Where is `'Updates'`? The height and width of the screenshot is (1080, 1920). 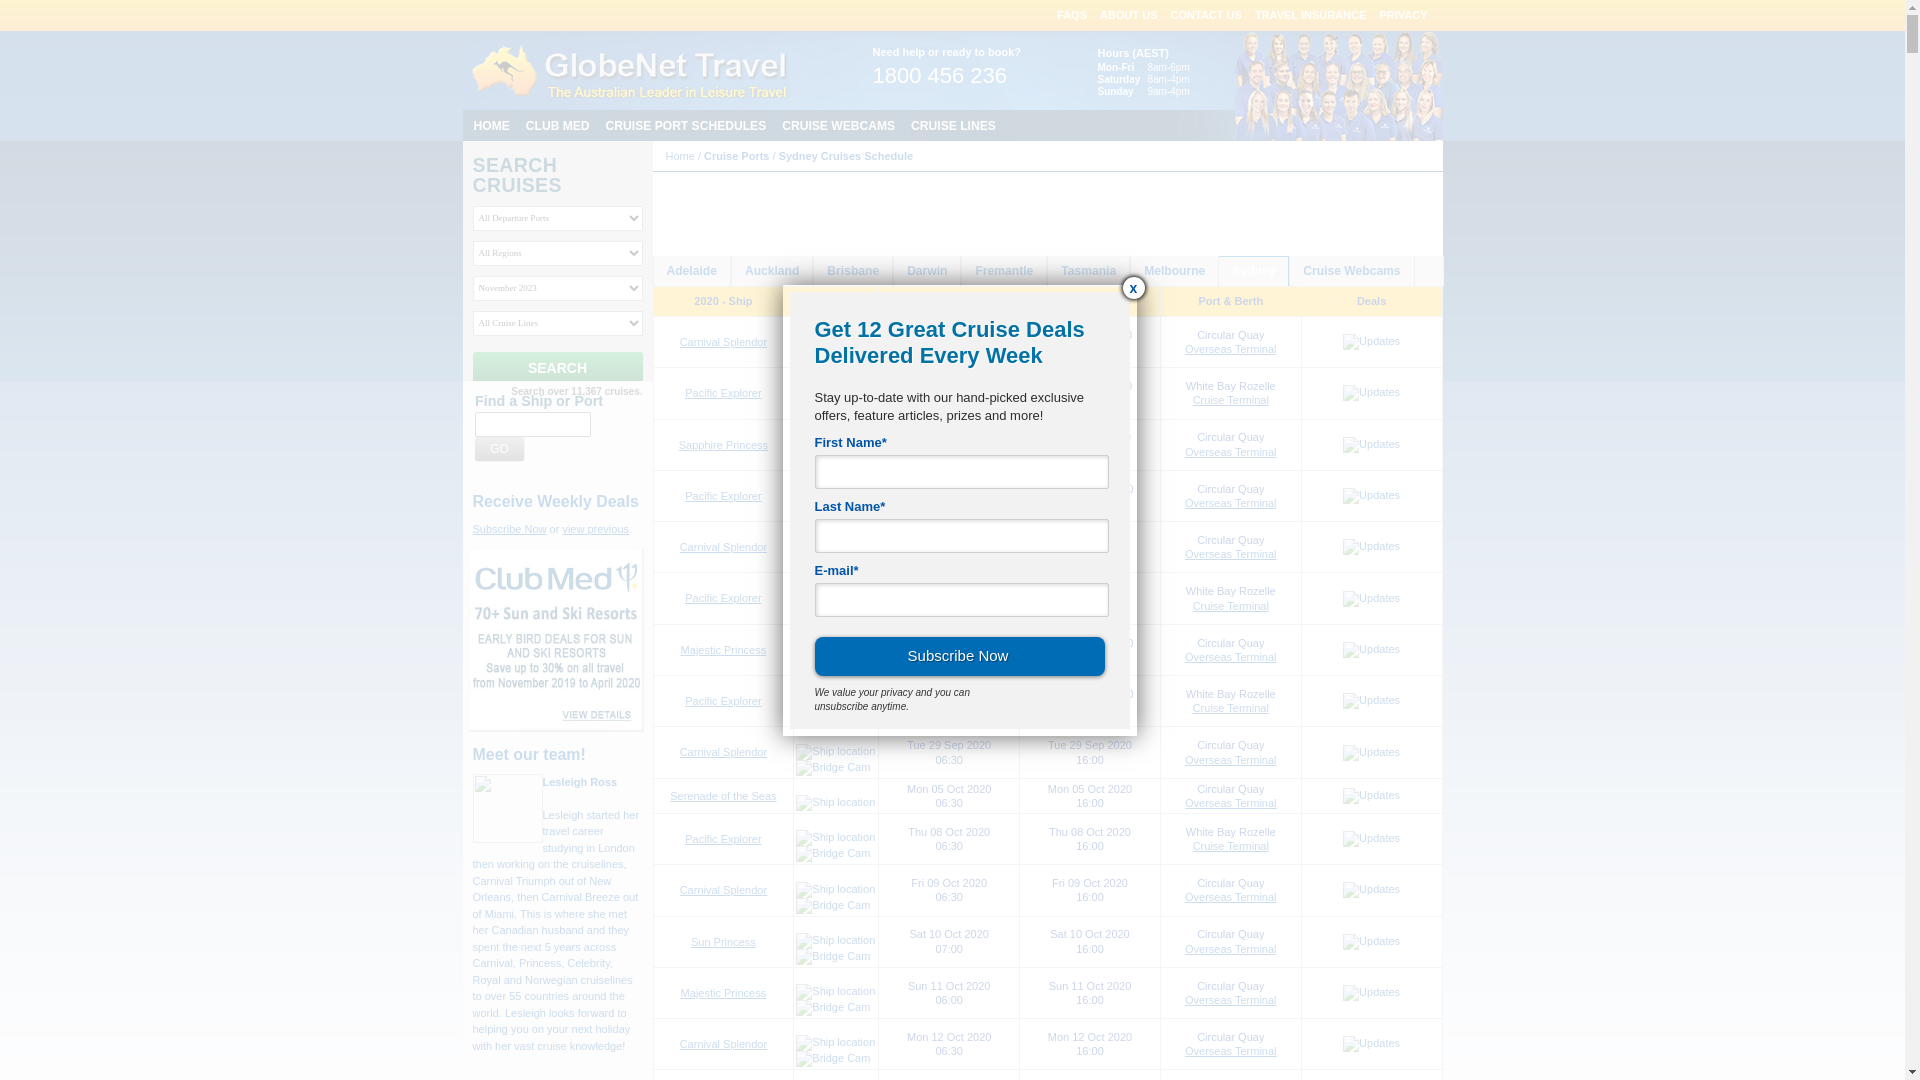 'Updates' is located at coordinates (1370, 443).